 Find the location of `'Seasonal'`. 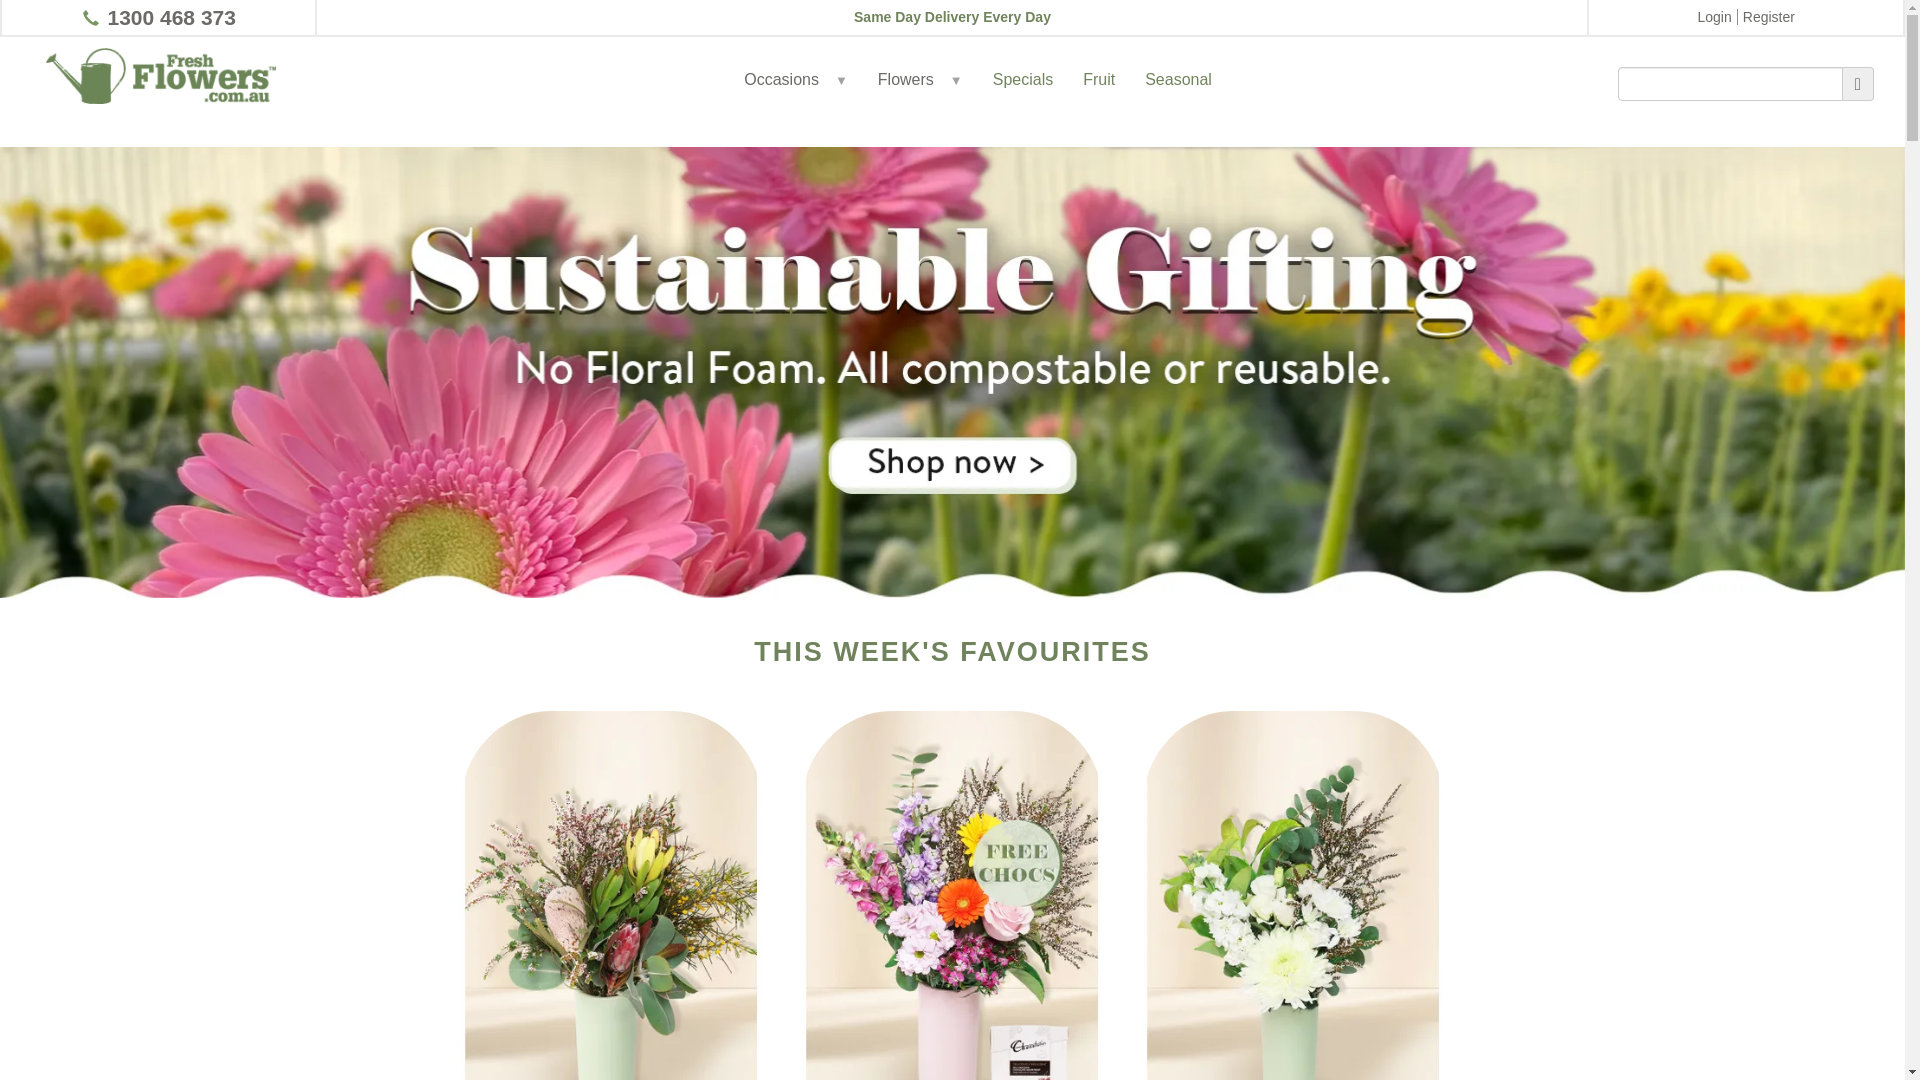

'Seasonal' is located at coordinates (1178, 100).